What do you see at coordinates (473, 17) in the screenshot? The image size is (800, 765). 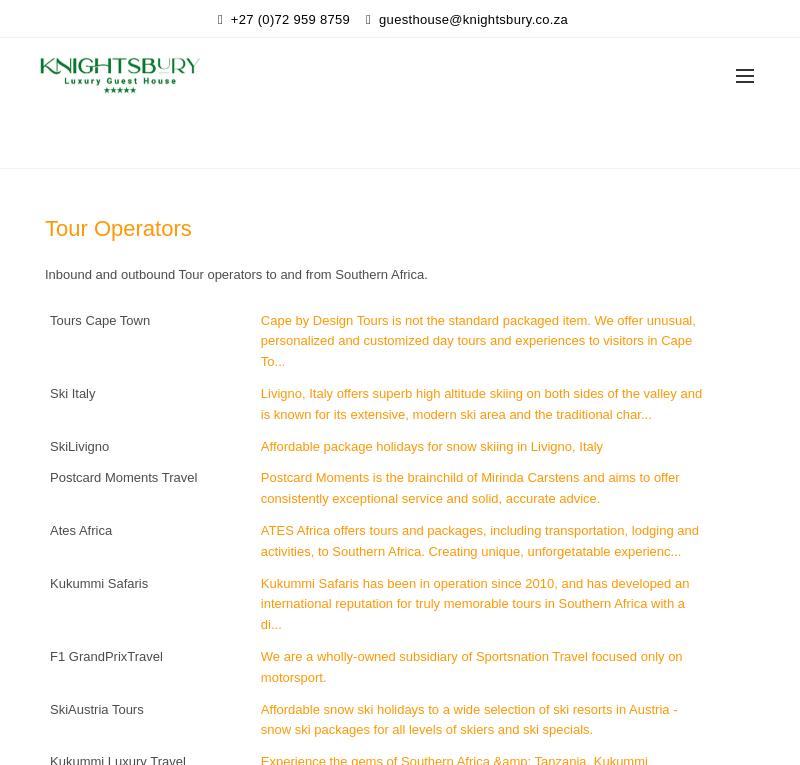 I see `'guesthouse@knightsbury.co.za'` at bounding box center [473, 17].